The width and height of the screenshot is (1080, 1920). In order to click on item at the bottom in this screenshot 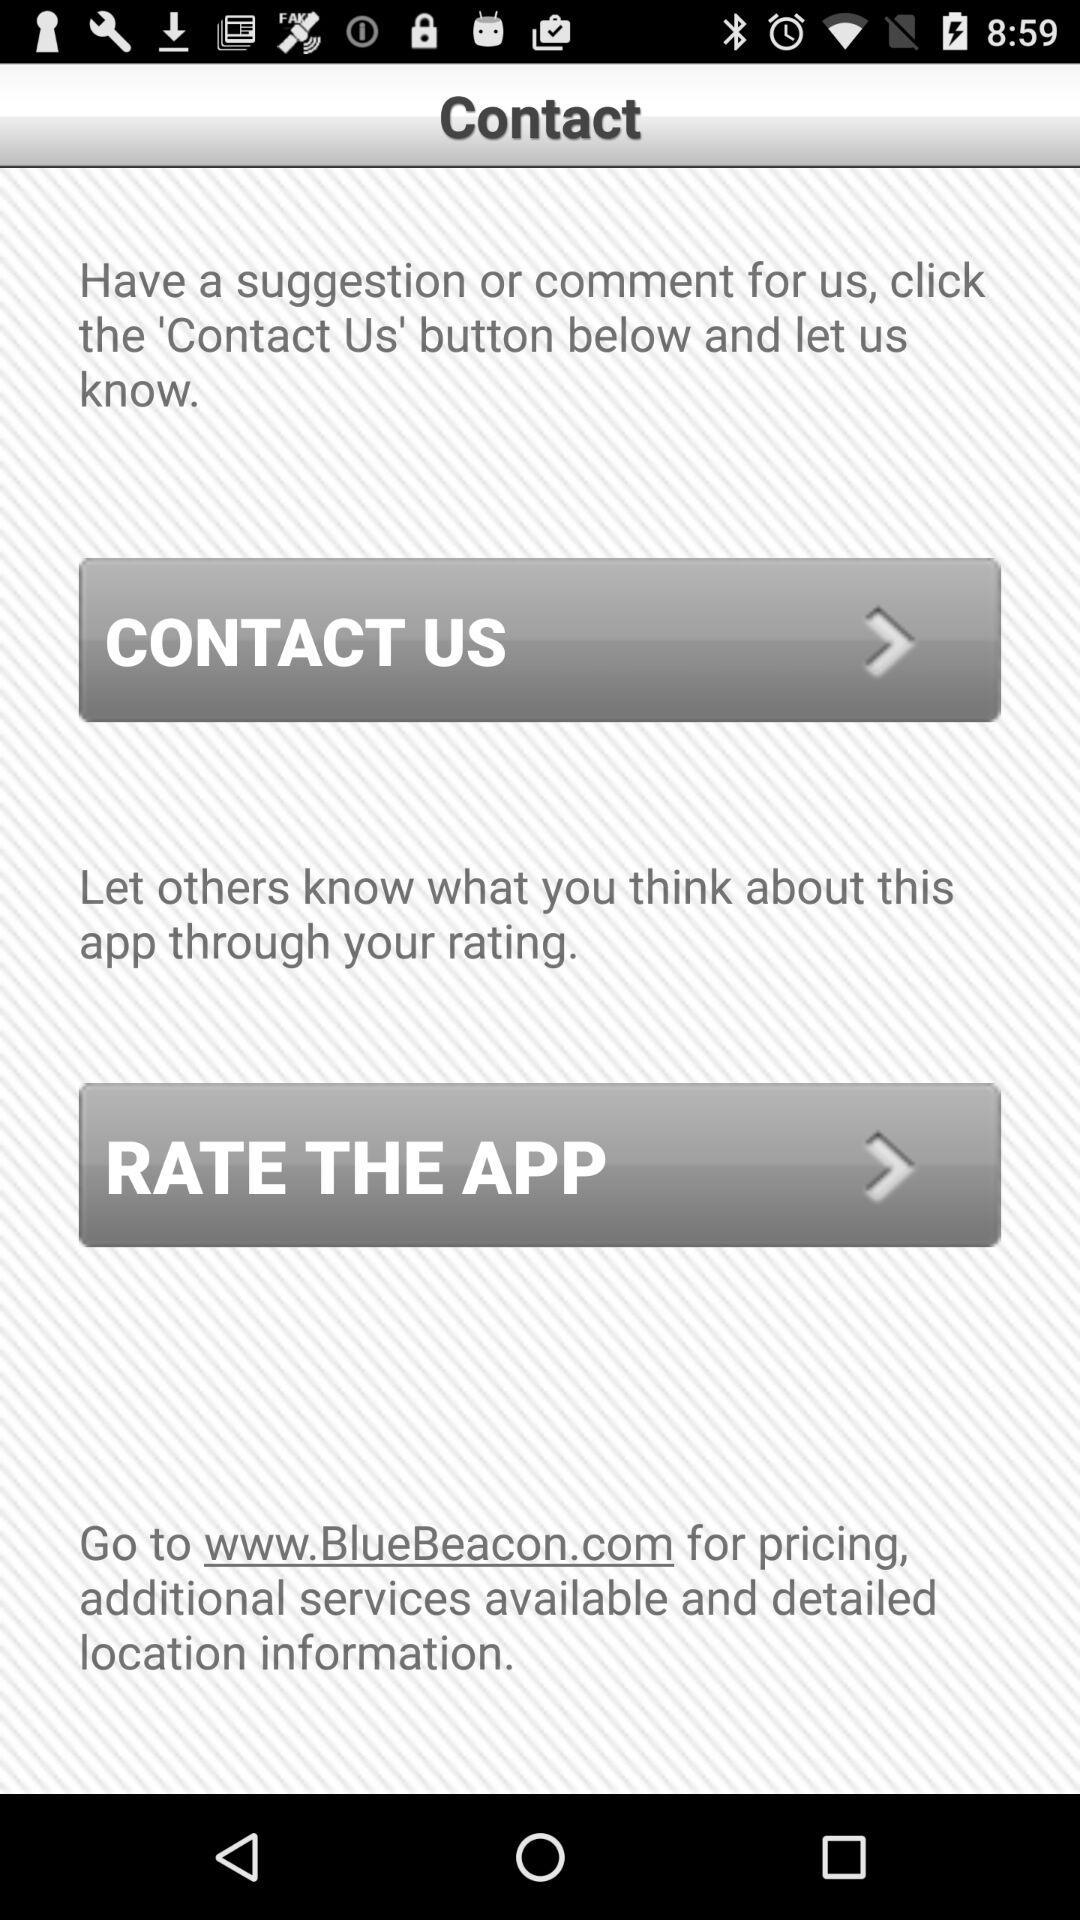, I will do `click(540, 1651)`.